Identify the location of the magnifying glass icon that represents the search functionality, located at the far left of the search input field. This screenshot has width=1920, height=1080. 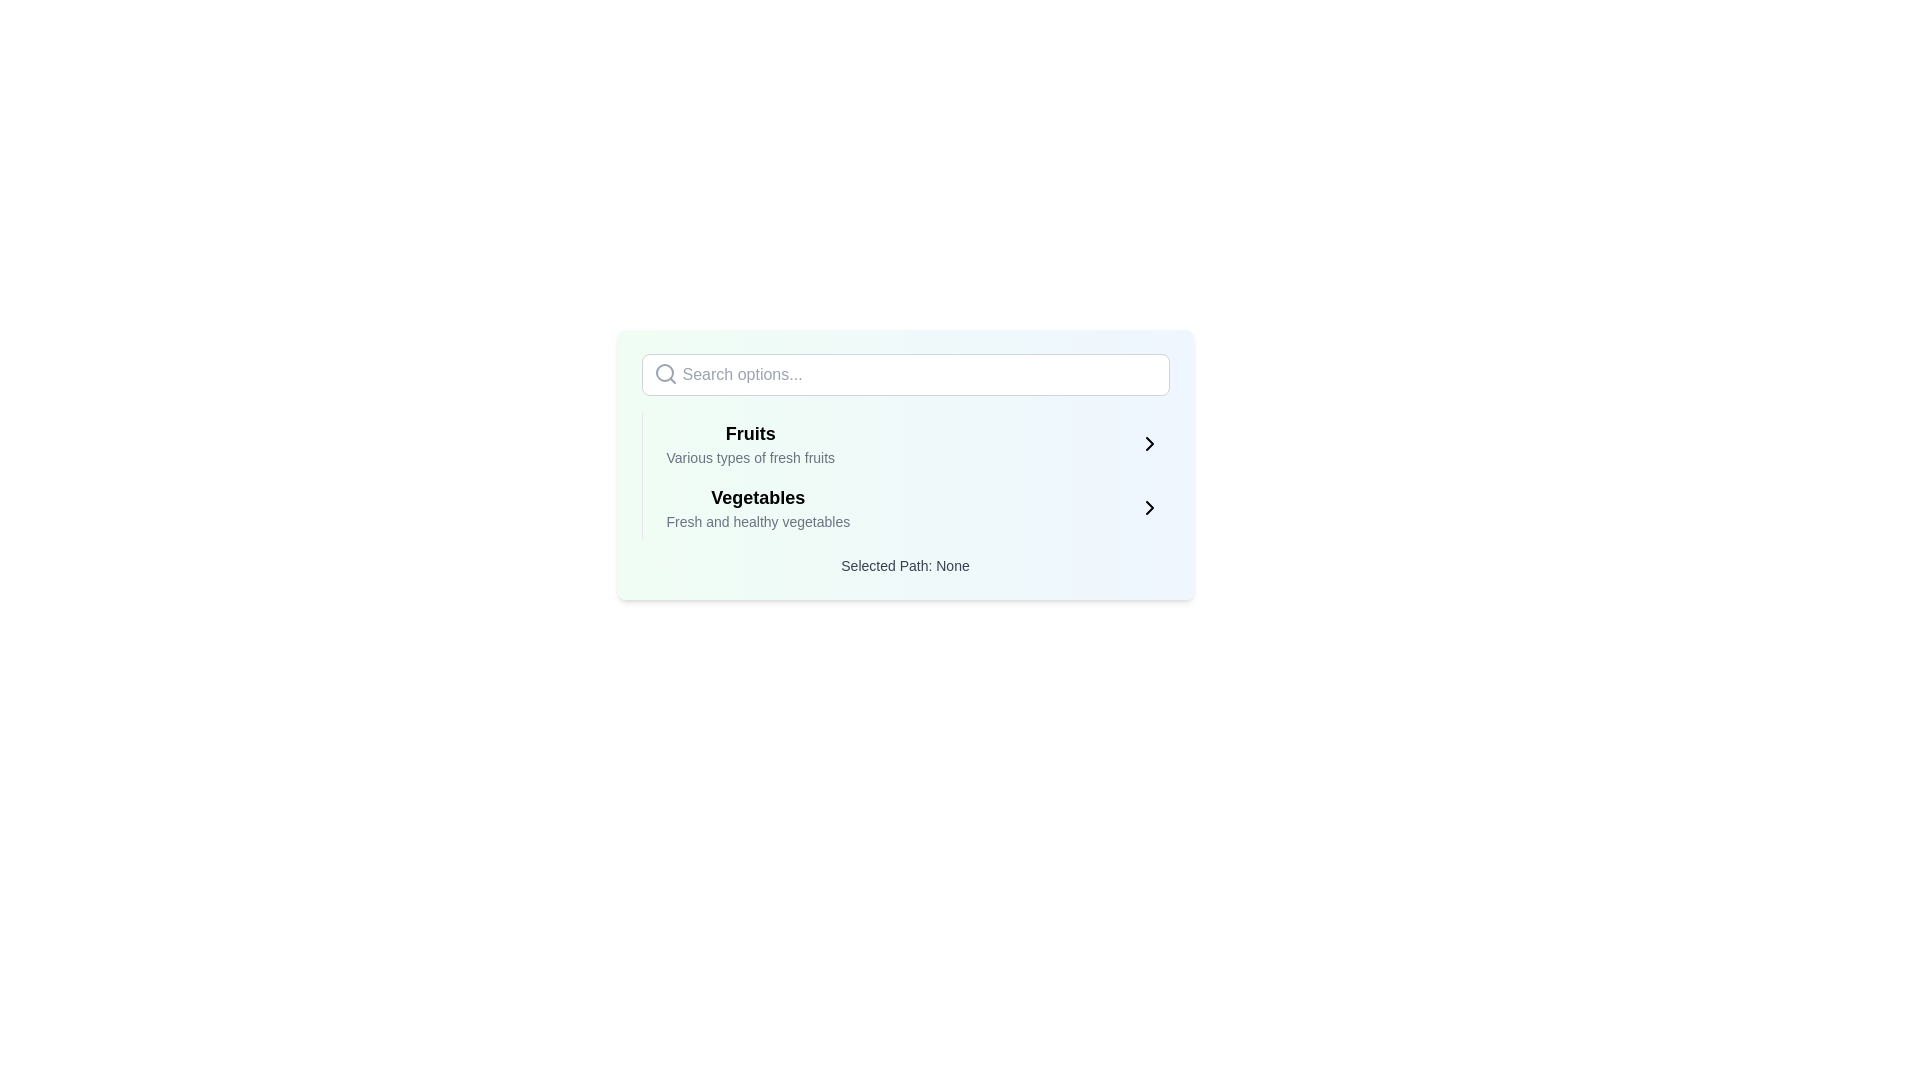
(665, 374).